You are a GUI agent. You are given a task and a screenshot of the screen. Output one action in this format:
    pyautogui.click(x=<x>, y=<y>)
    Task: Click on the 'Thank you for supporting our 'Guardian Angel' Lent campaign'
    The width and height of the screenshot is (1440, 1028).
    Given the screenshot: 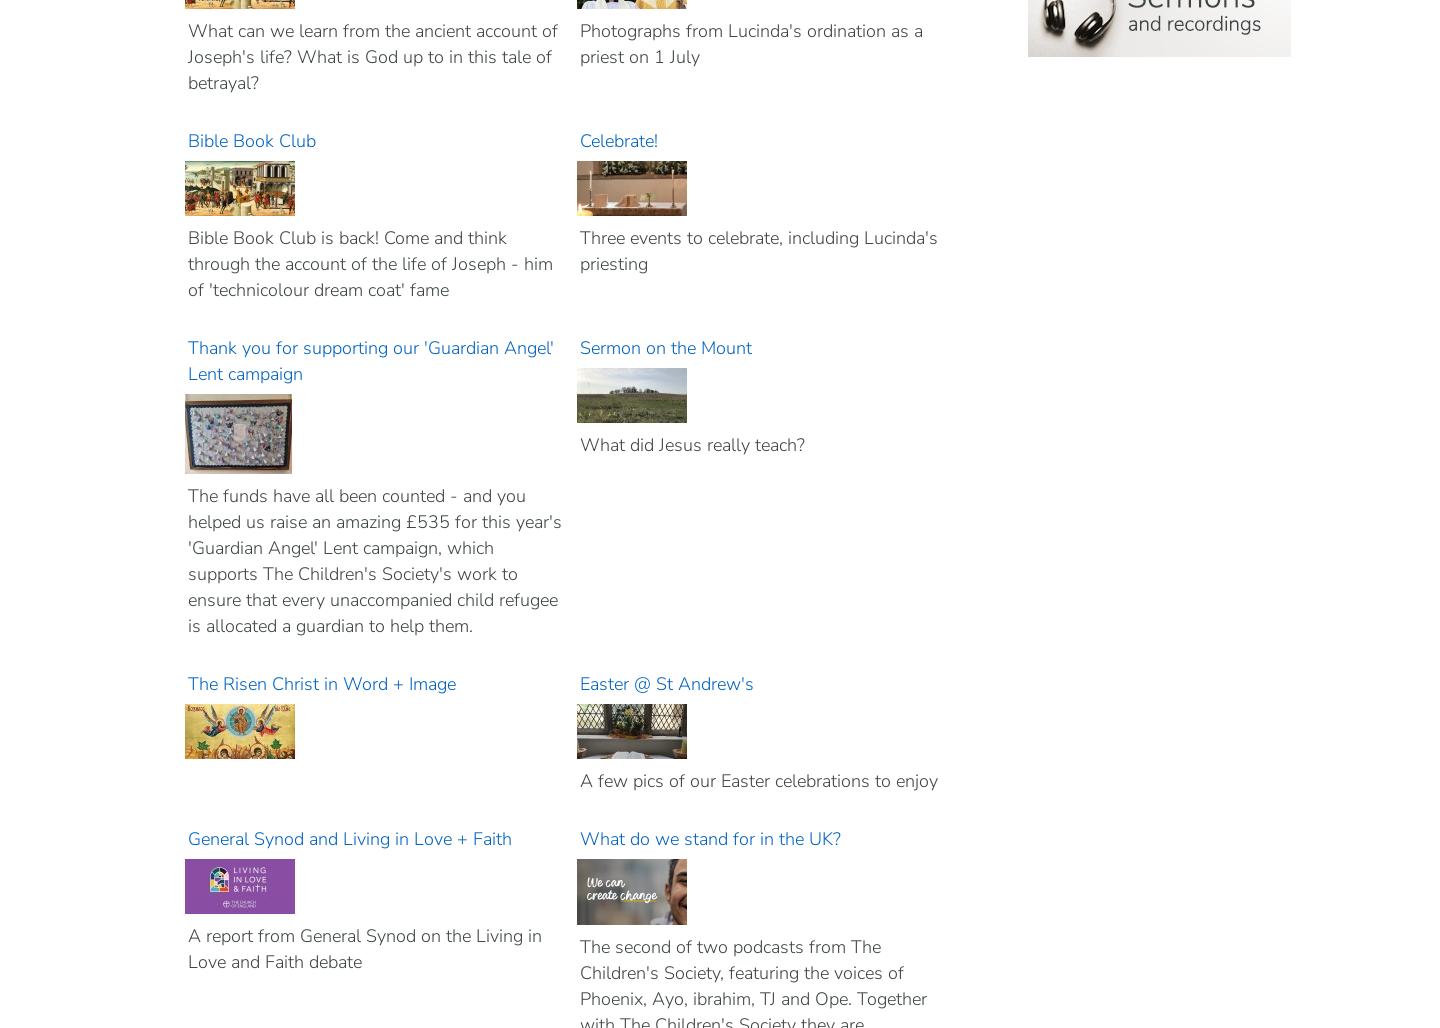 What is the action you would take?
    pyautogui.click(x=369, y=360)
    